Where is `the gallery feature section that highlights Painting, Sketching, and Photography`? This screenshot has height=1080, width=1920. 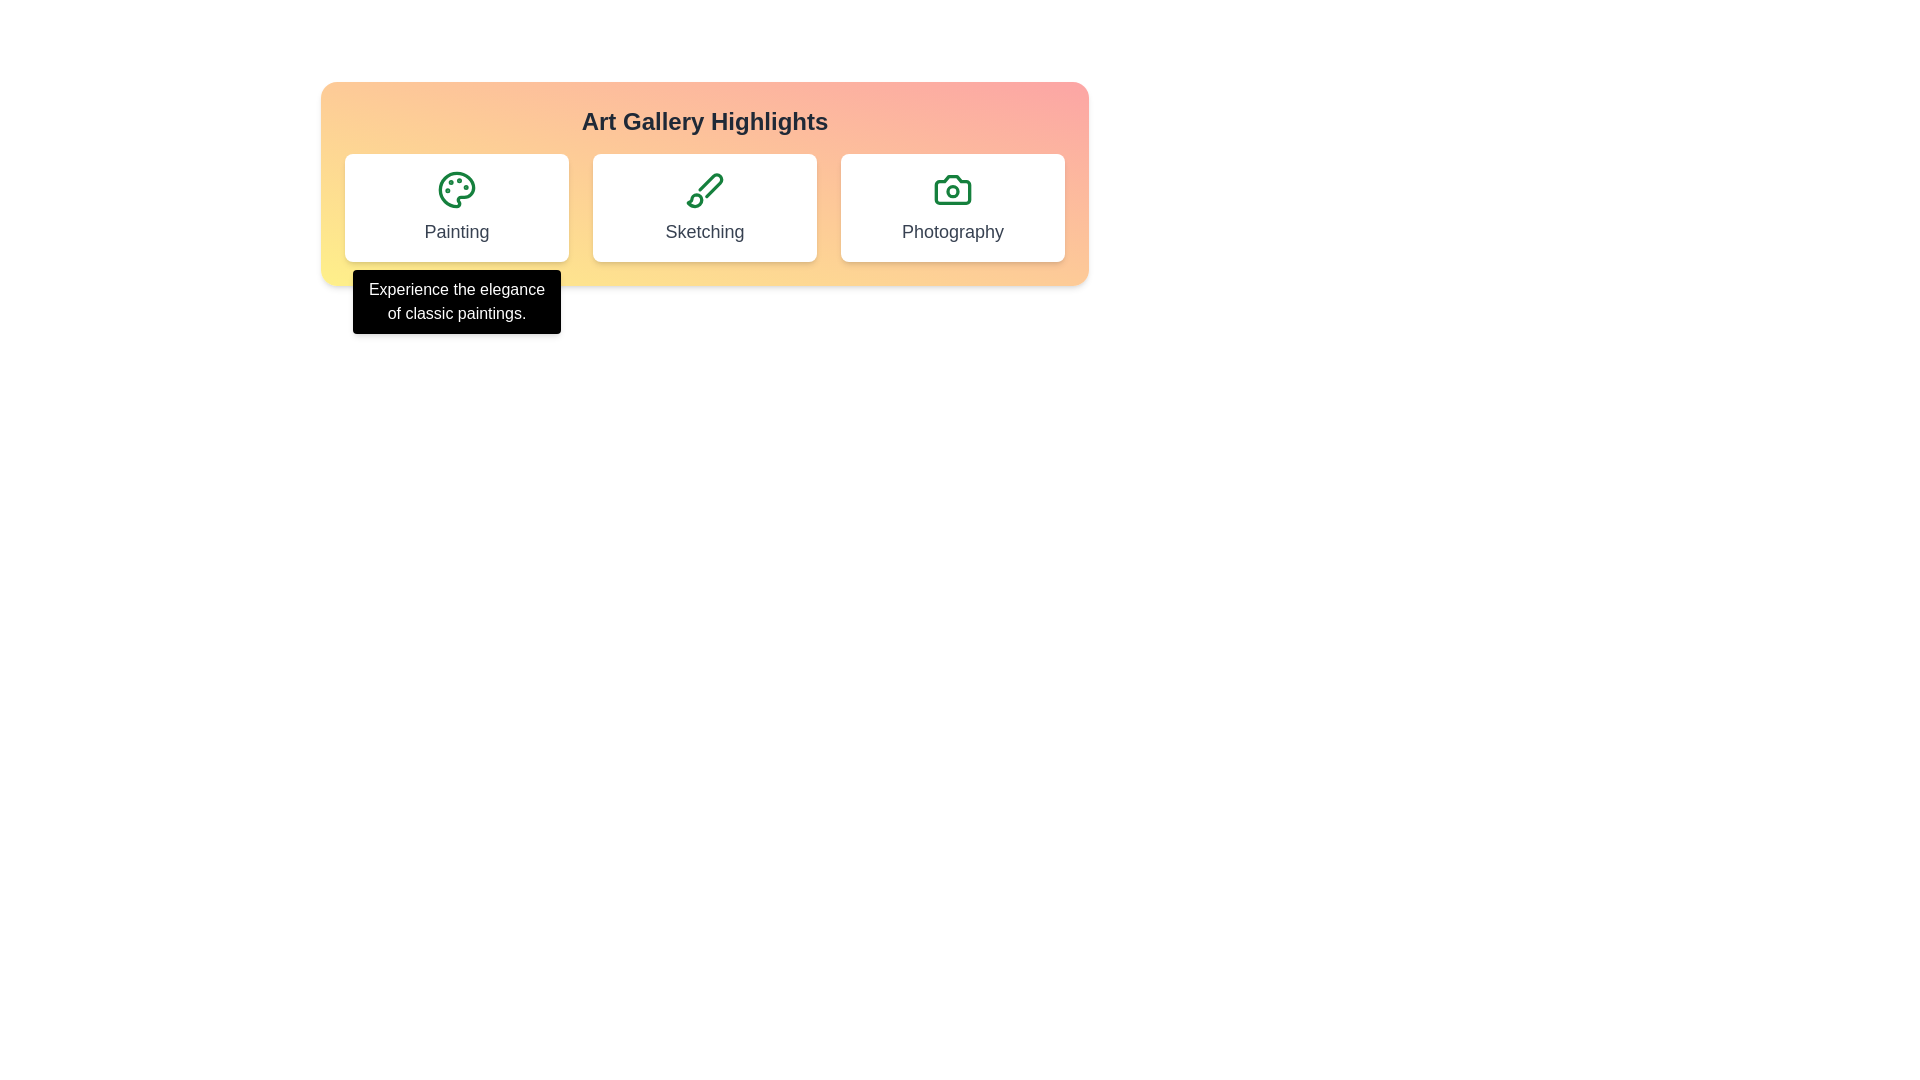
the gallery feature section that highlights Painting, Sketching, and Photography is located at coordinates (705, 184).